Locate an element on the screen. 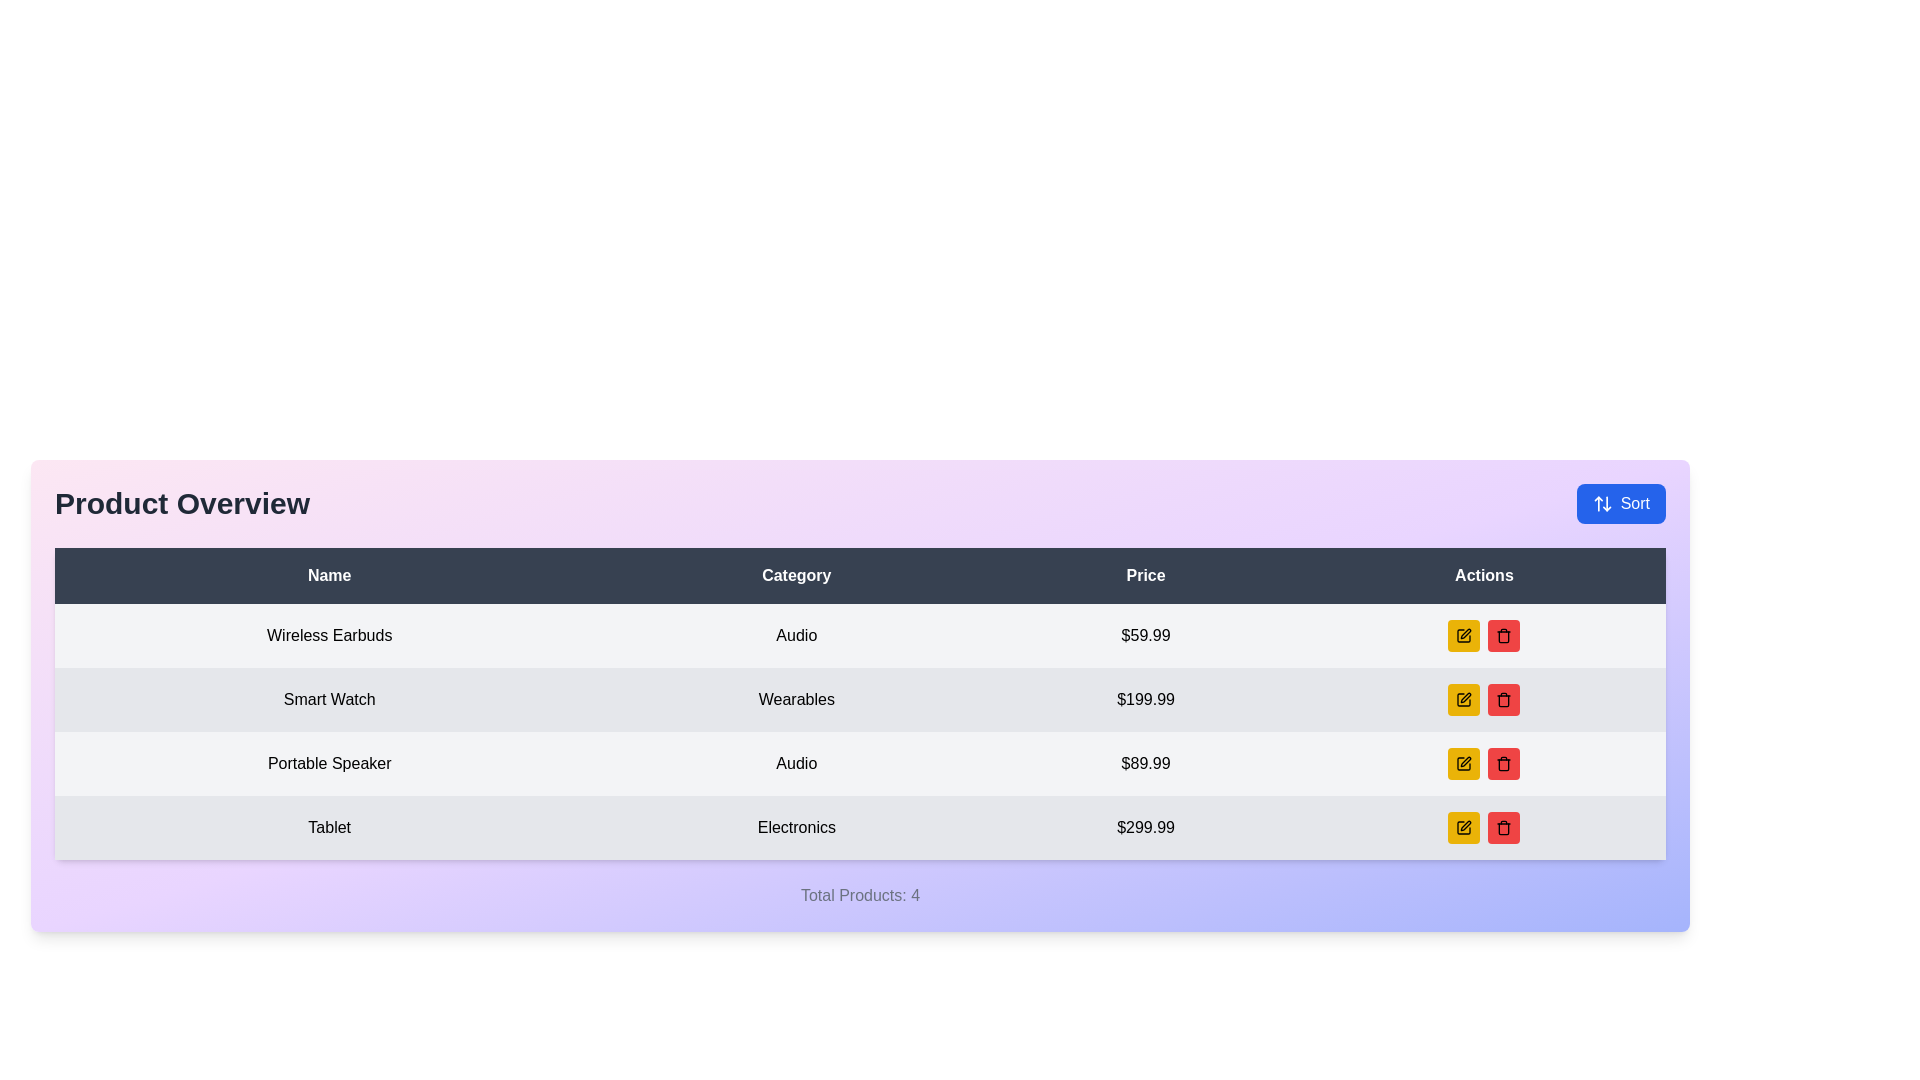  the 'Audio' text label which is displayed in a light gray cell in the second column of the third row in the table under 'Category' is located at coordinates (795, 763).